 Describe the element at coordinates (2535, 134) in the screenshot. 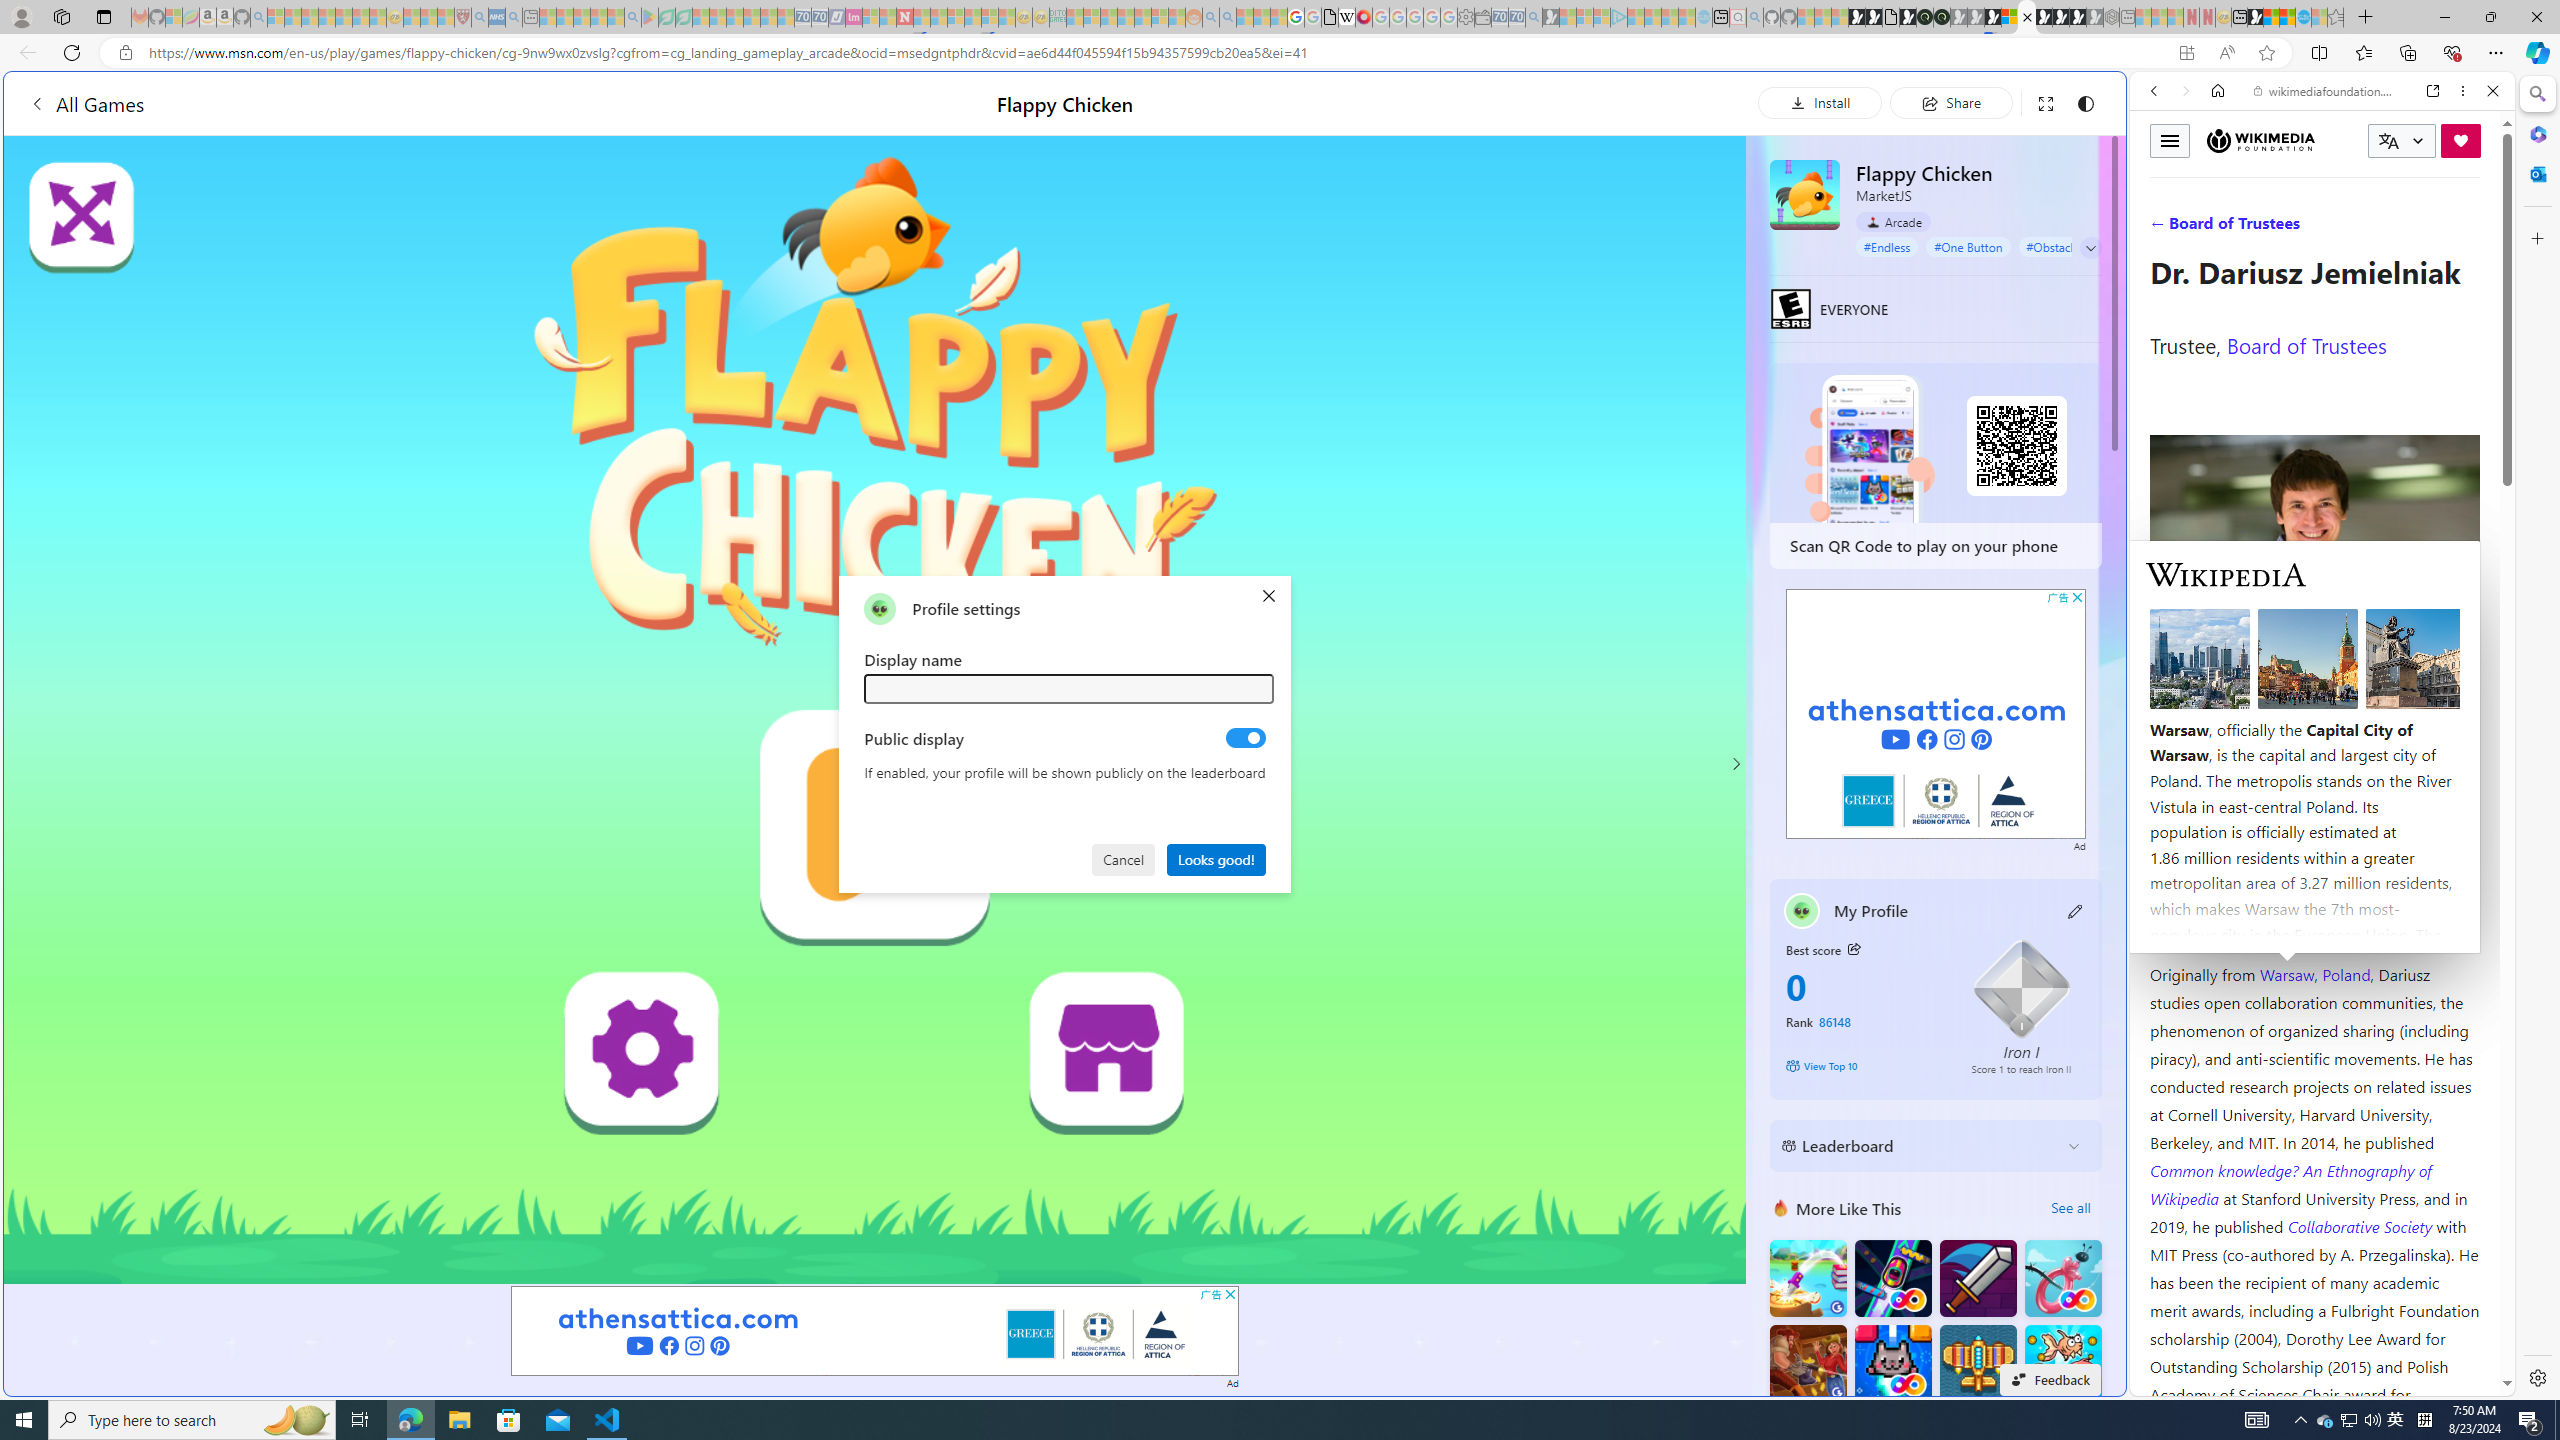

I see `'Microsoft 365'` at that location.